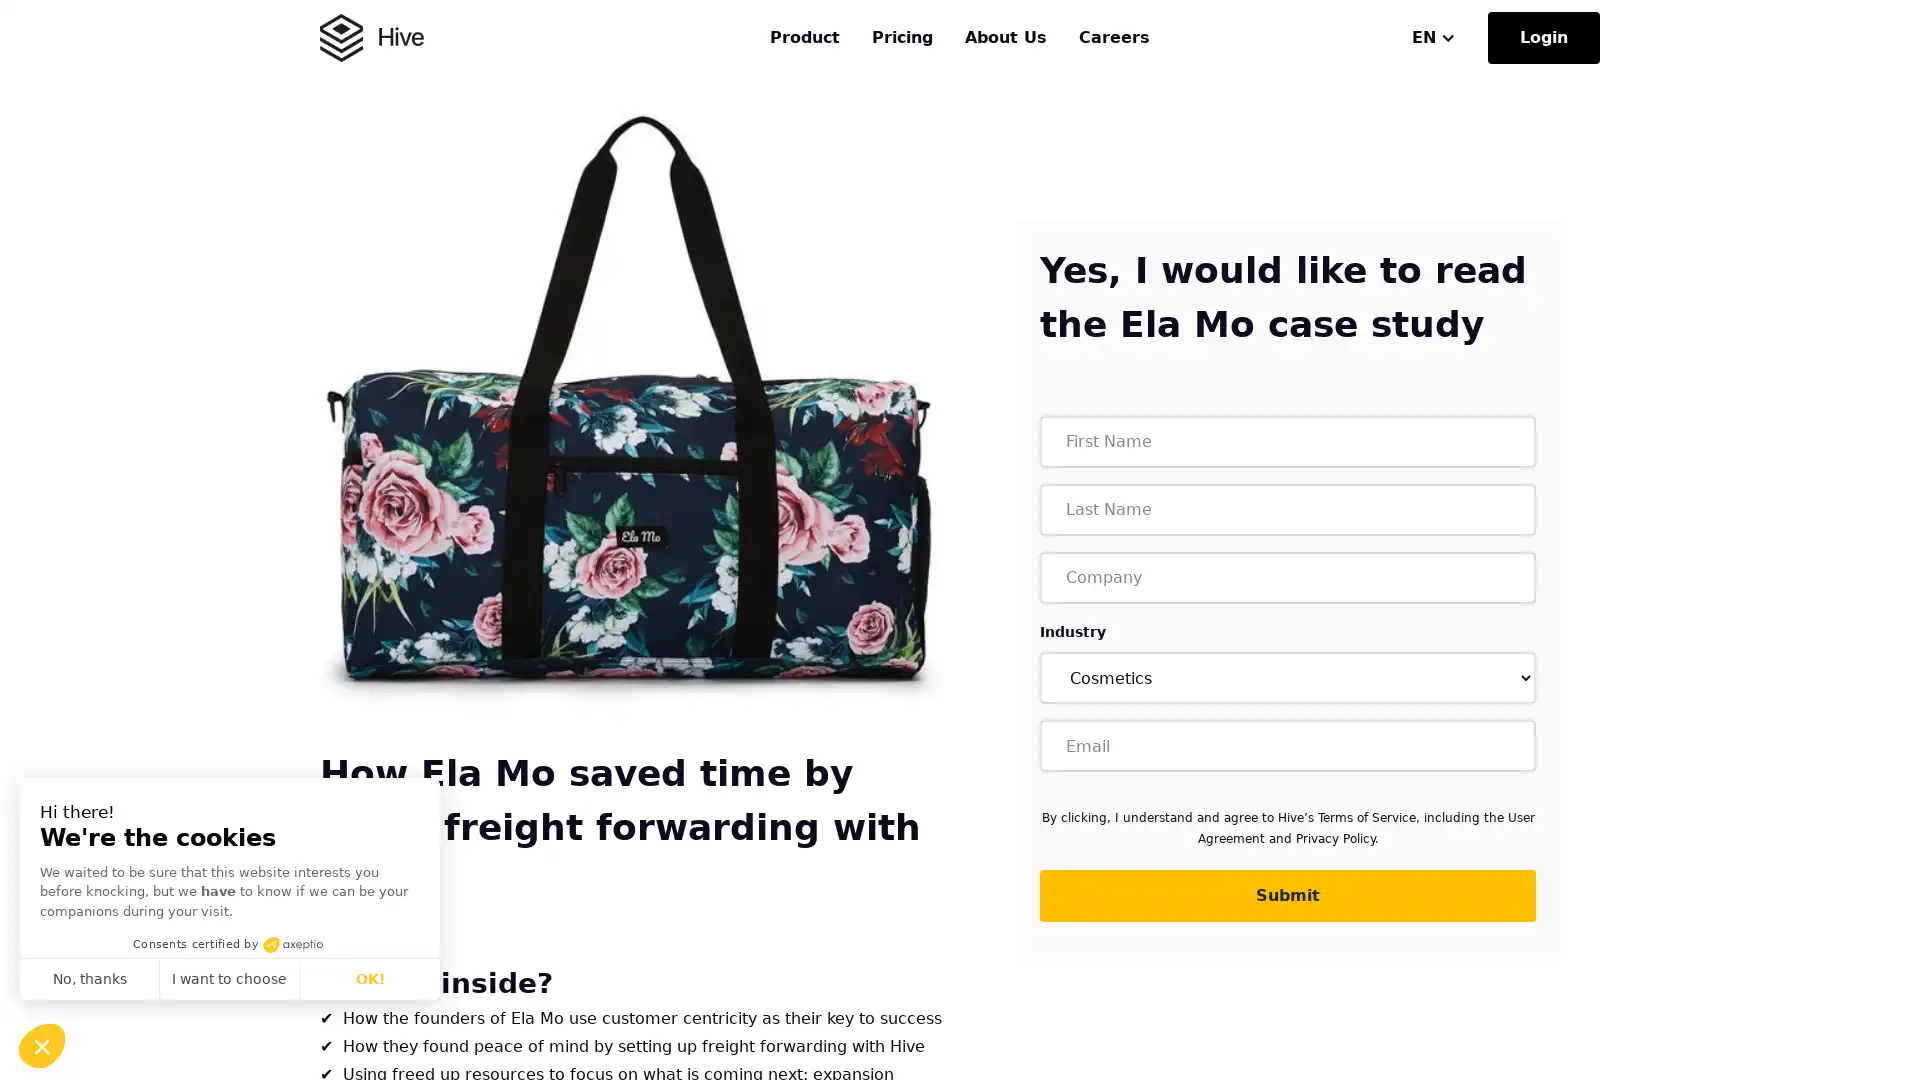 The height and width of the screenshot is (1080, 1920). Describe the element at coordinates (369, 978) in the screenshot. I see `OK!` at that location.